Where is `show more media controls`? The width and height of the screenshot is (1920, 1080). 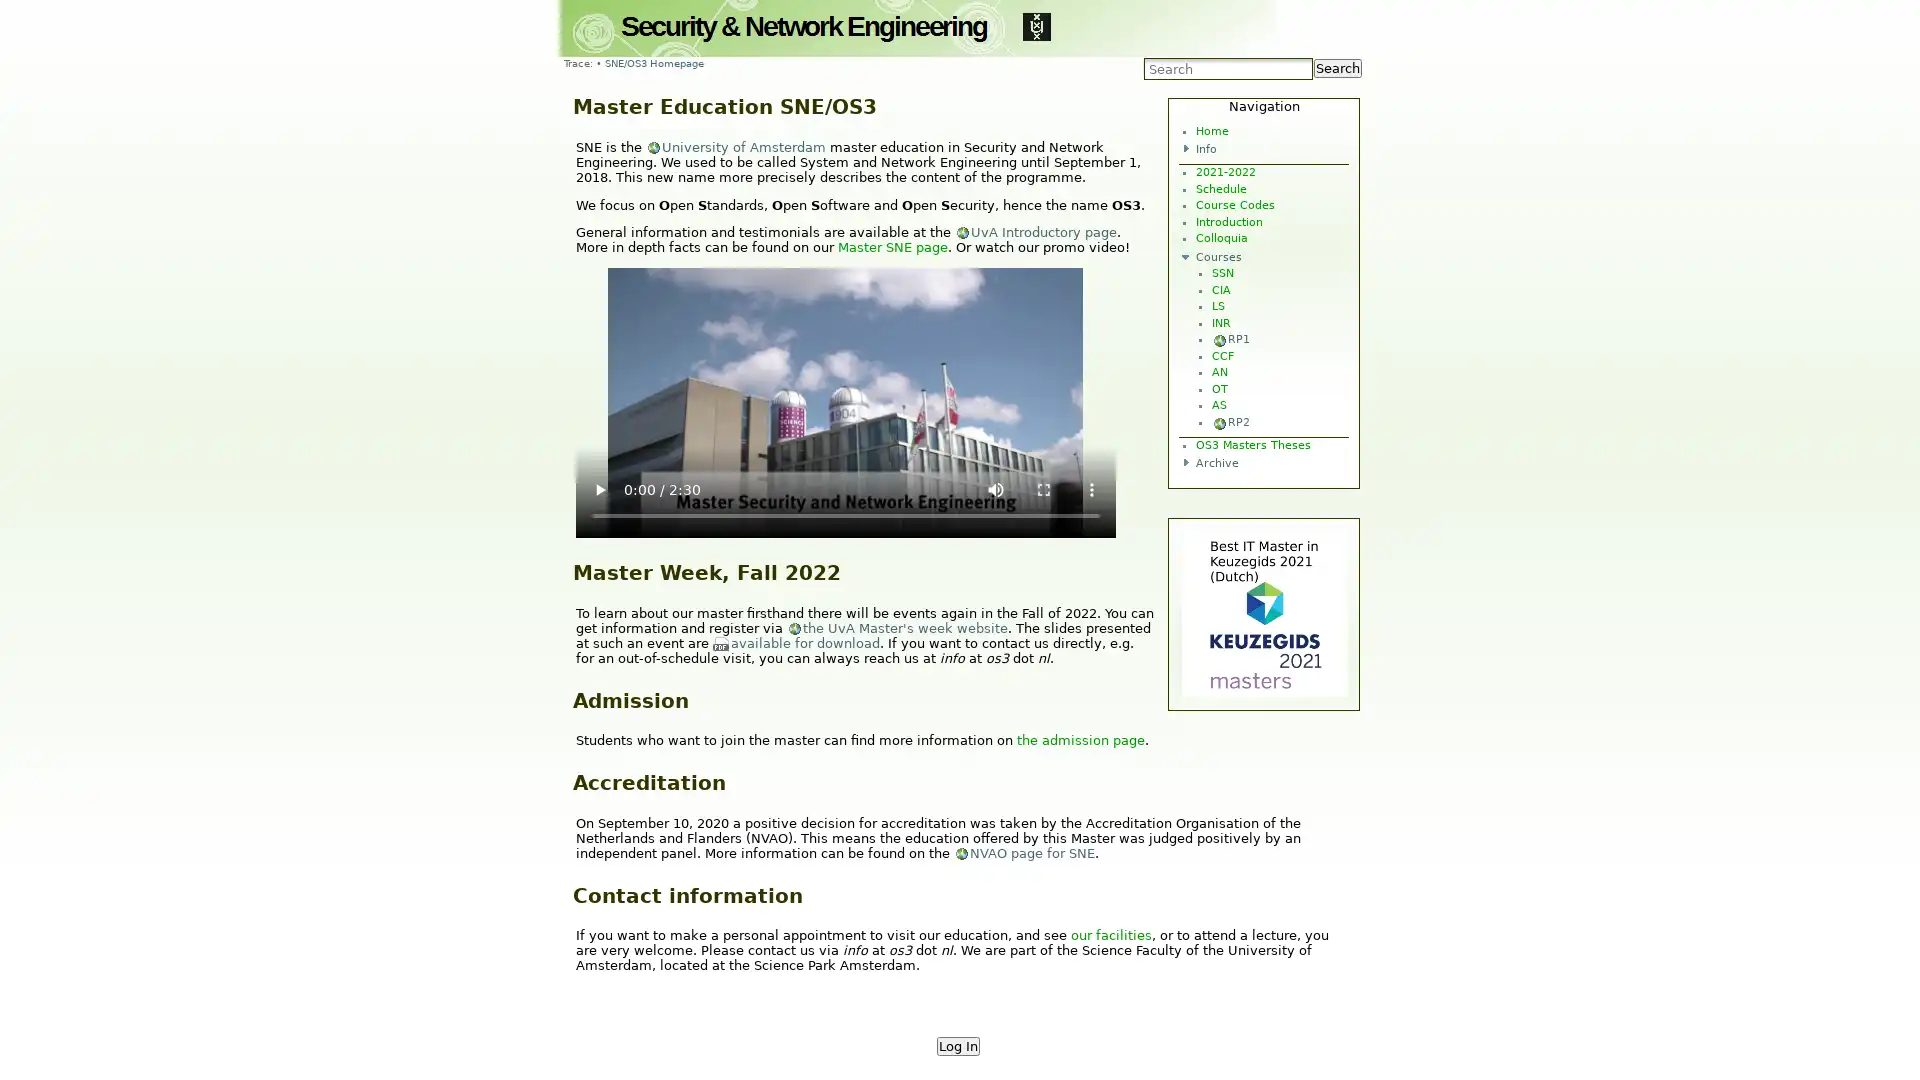
show more media controls is located at coordinates (1089, 489).